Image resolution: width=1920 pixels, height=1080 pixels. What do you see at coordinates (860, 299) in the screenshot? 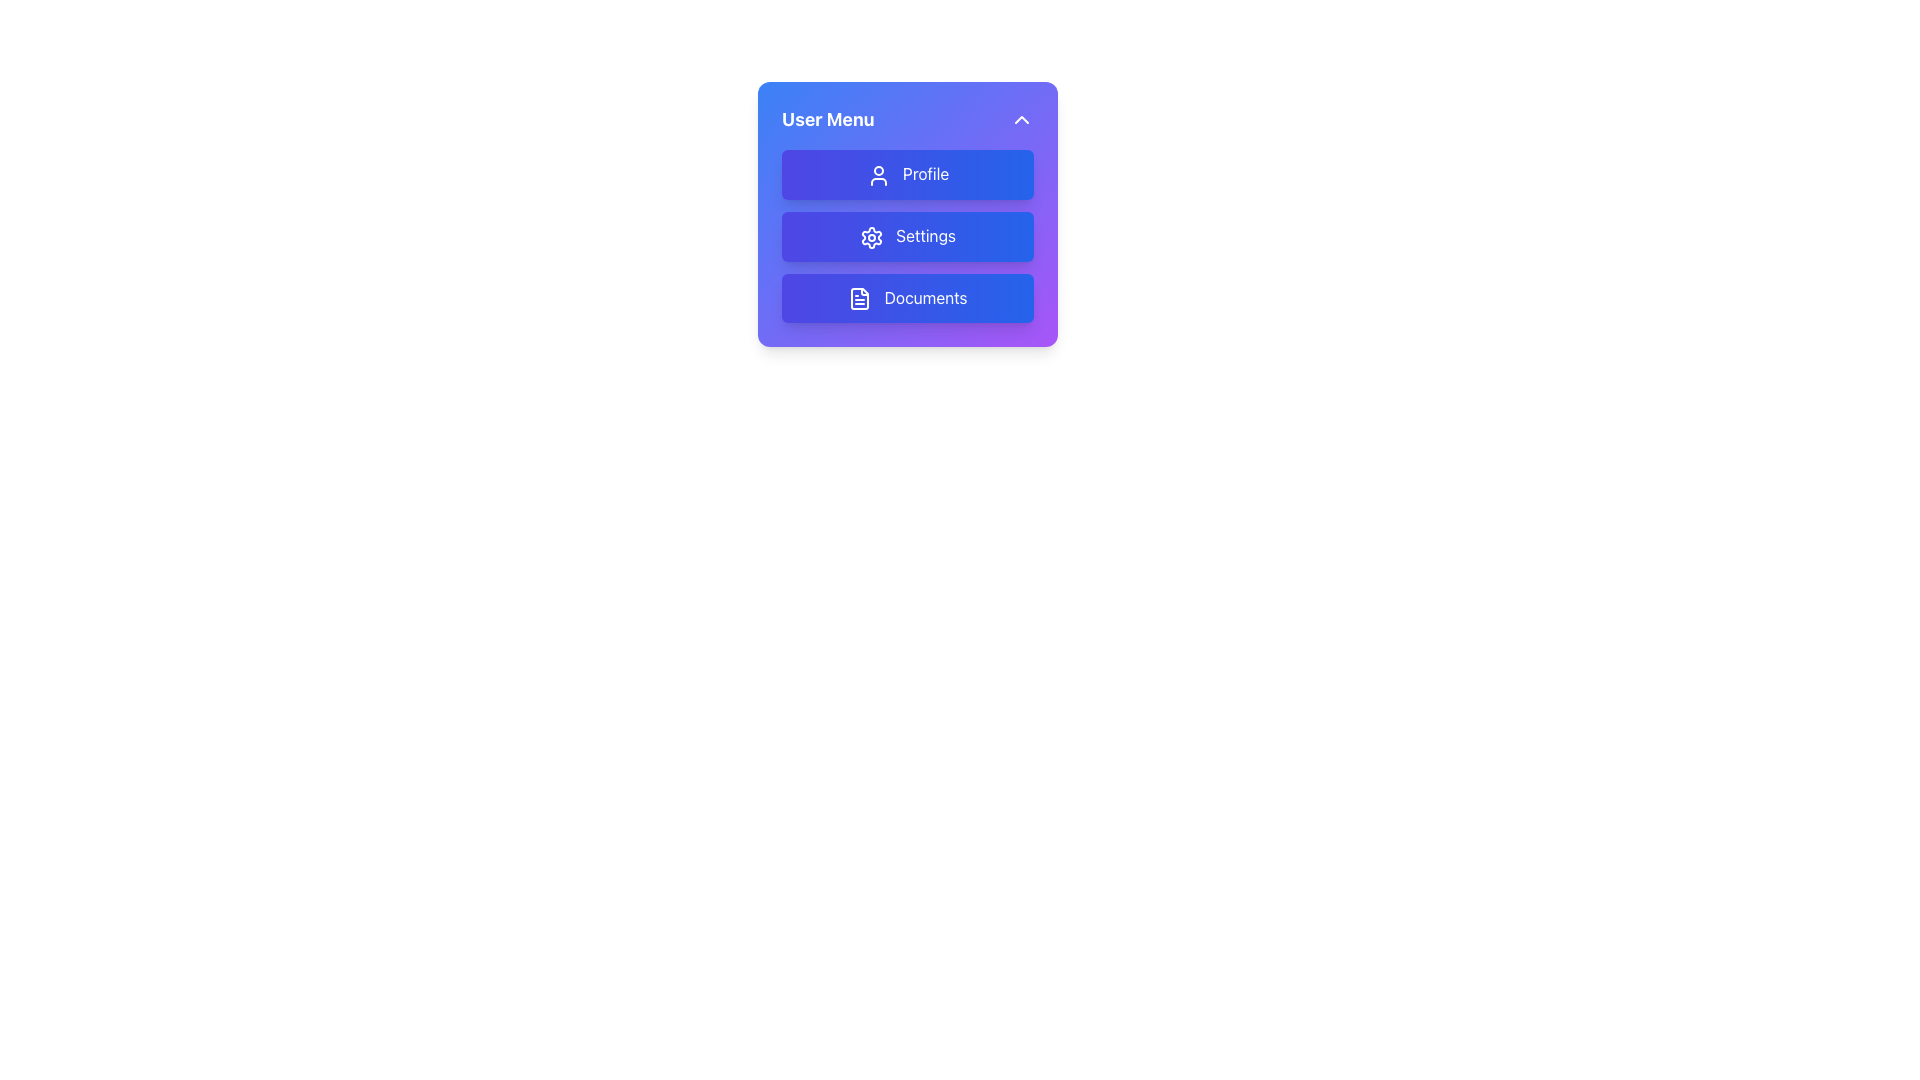
I see `the 'Documents' button, which contains an icon resembling a document, located in the user menu as the third button in the vertical stack` at bounding box center [860, 299].